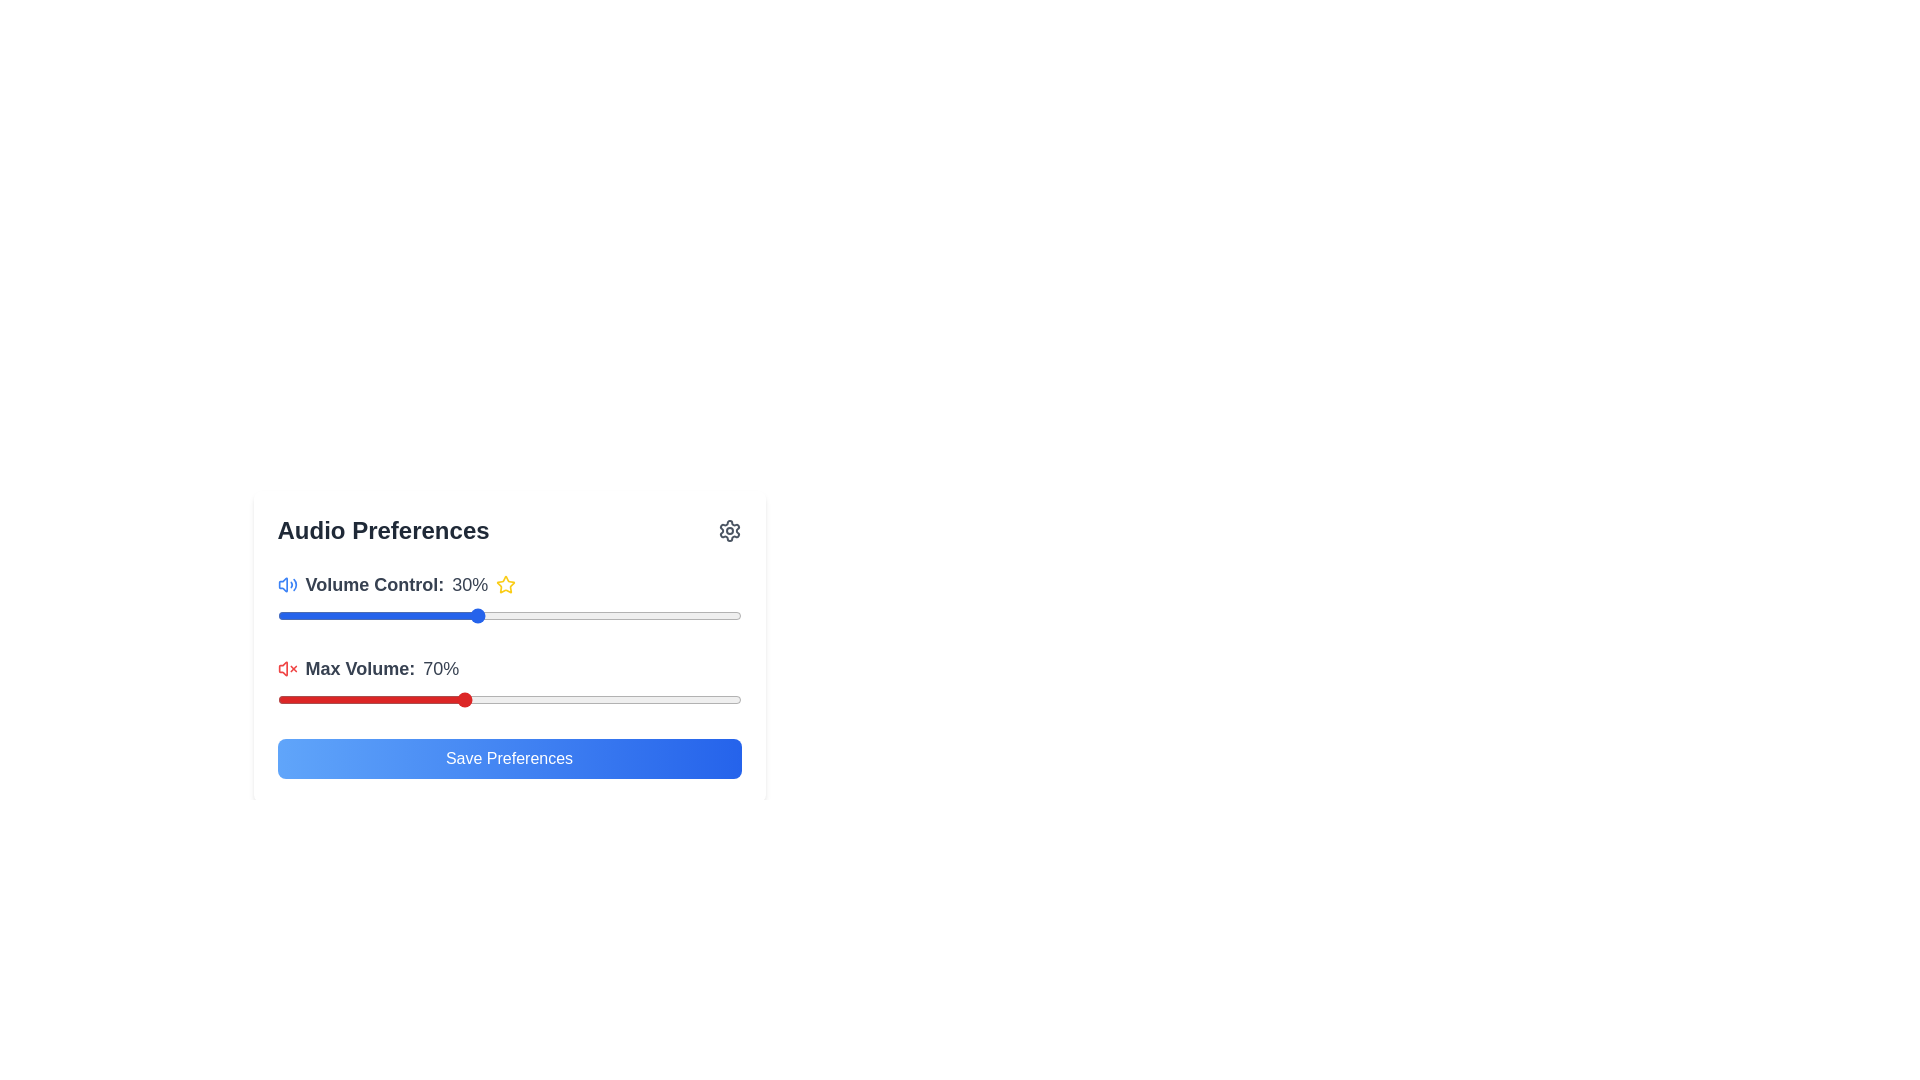 The image size is (1920, 1080). I want to click on max volume, so click(582, 698).